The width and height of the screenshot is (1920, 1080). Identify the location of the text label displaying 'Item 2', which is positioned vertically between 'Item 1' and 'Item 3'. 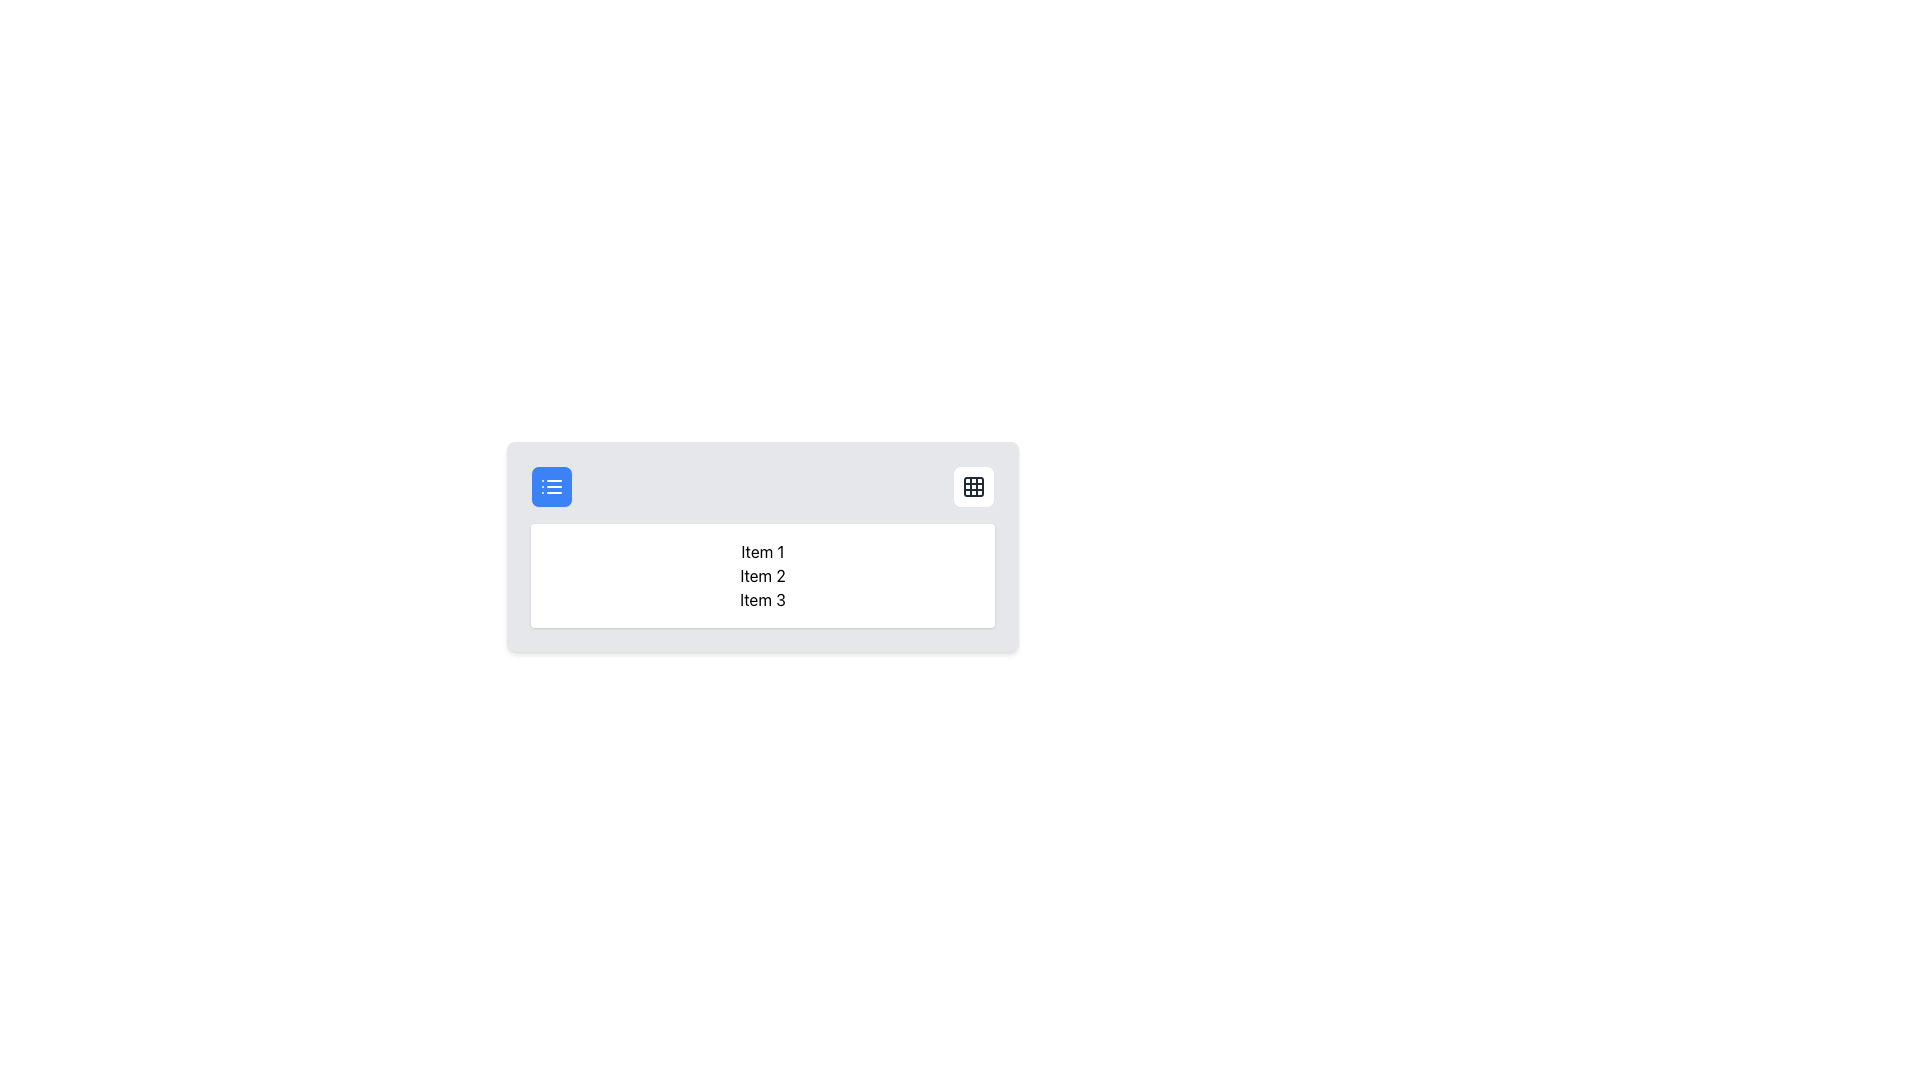
(762, 575).